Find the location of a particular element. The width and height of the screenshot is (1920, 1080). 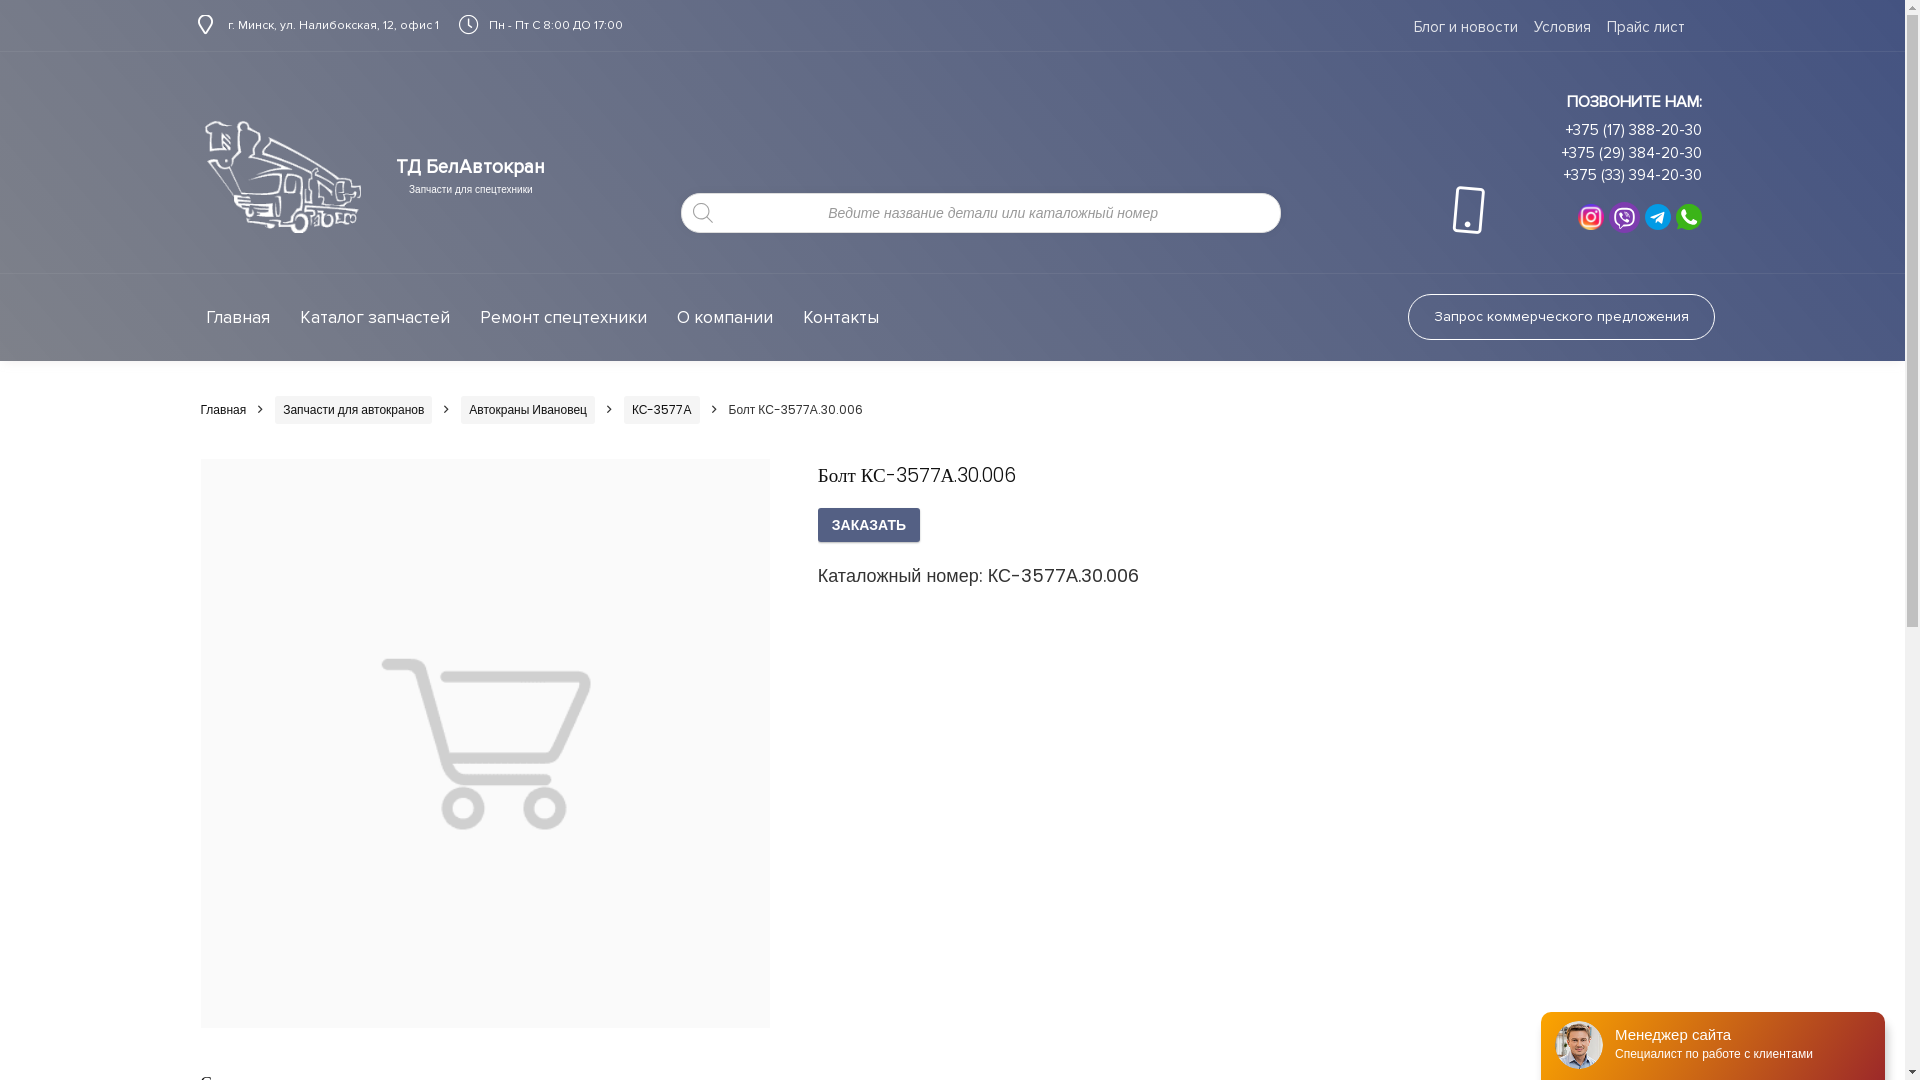

'+375 (29) 384-20-30' is located at coordinates (1560, 152).